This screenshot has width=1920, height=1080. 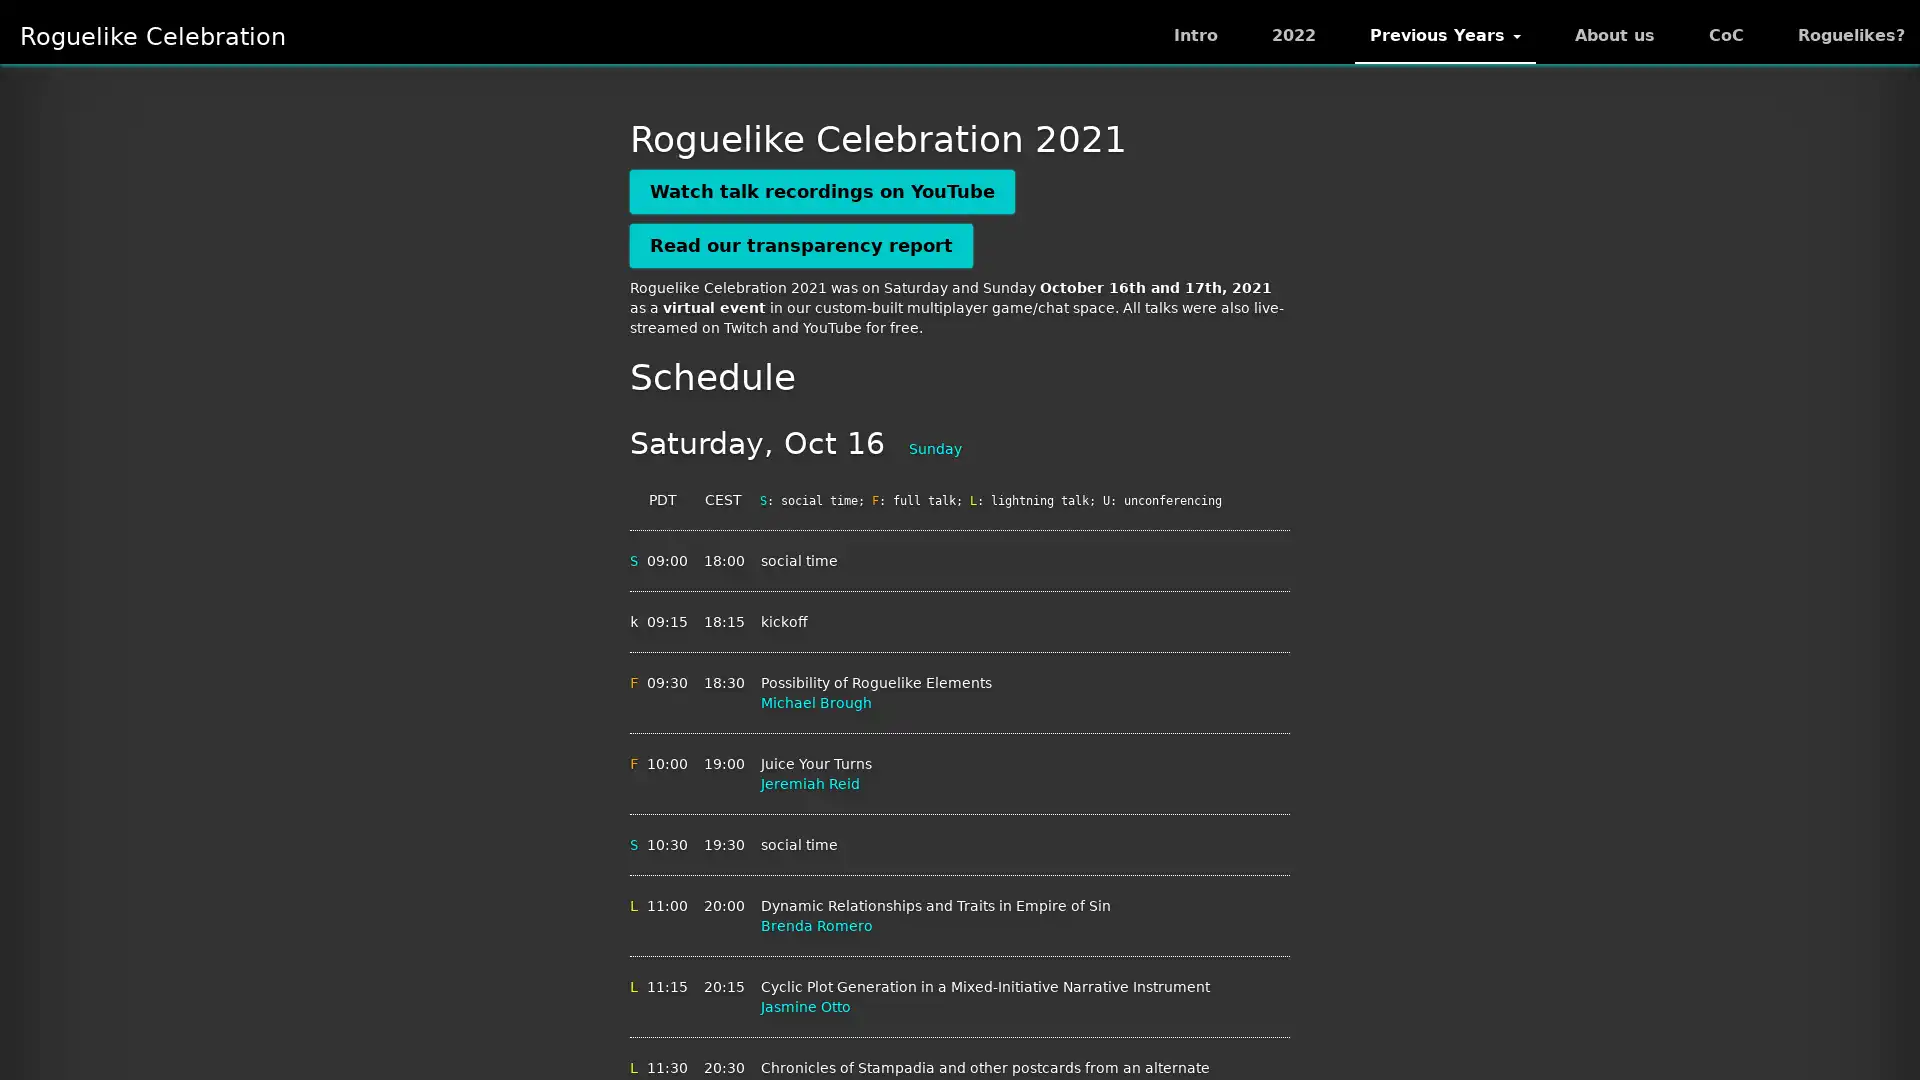 I want to click on Read our transparency report, so click(x=801, y=244).